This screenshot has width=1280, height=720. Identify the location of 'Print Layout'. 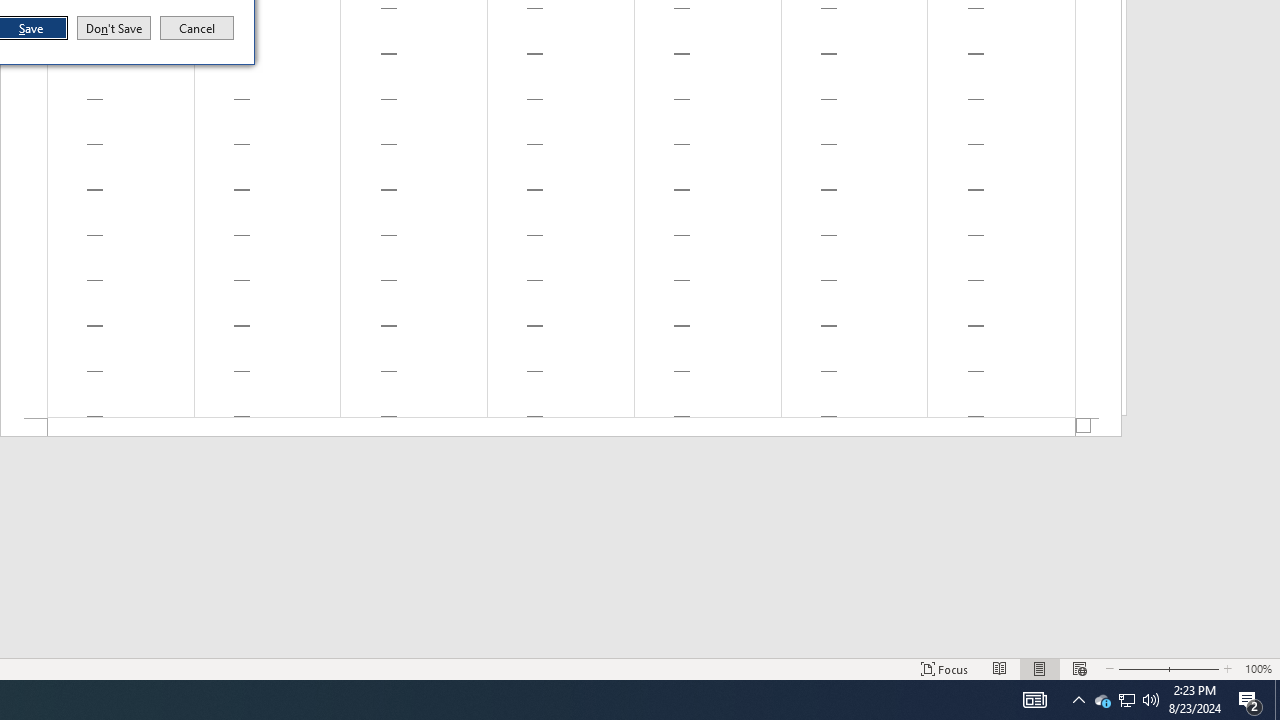
(1000, 669).